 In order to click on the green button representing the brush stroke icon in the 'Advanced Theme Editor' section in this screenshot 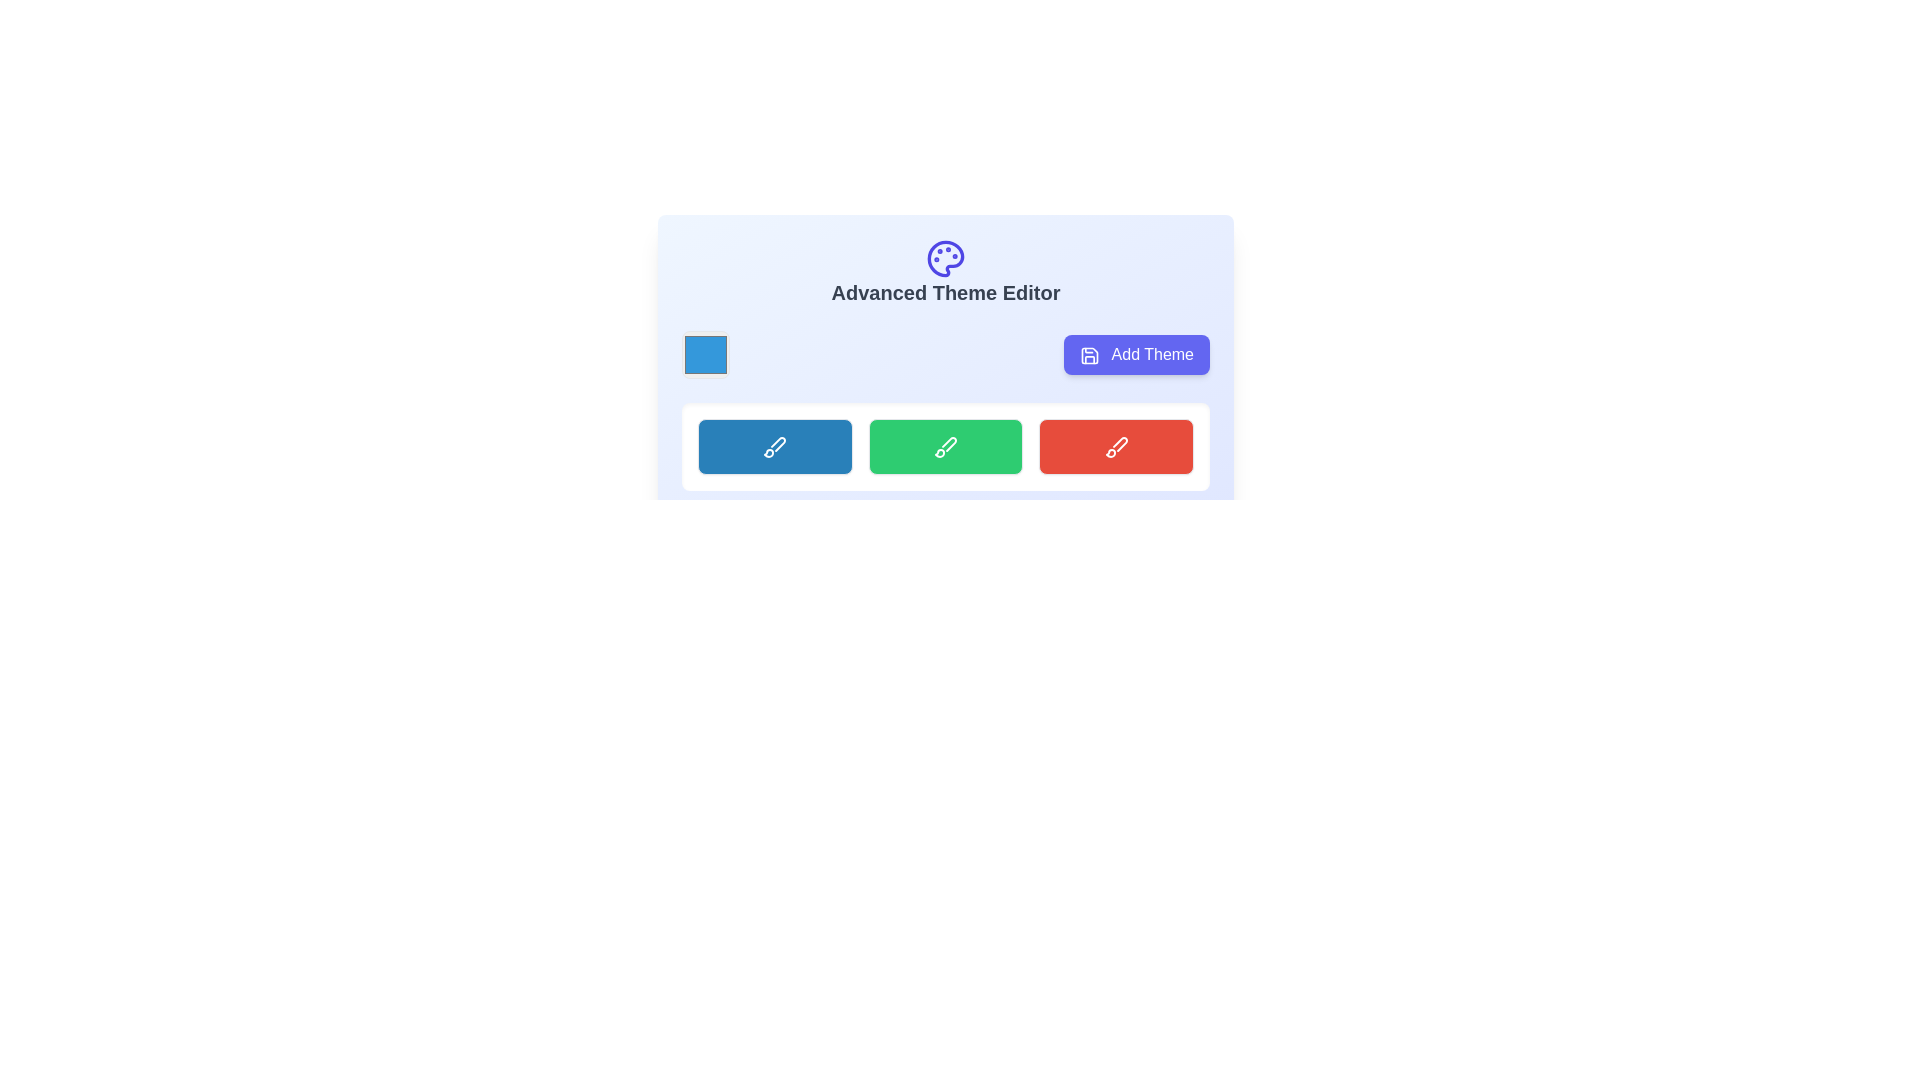, I will do `click(948, 443)`.